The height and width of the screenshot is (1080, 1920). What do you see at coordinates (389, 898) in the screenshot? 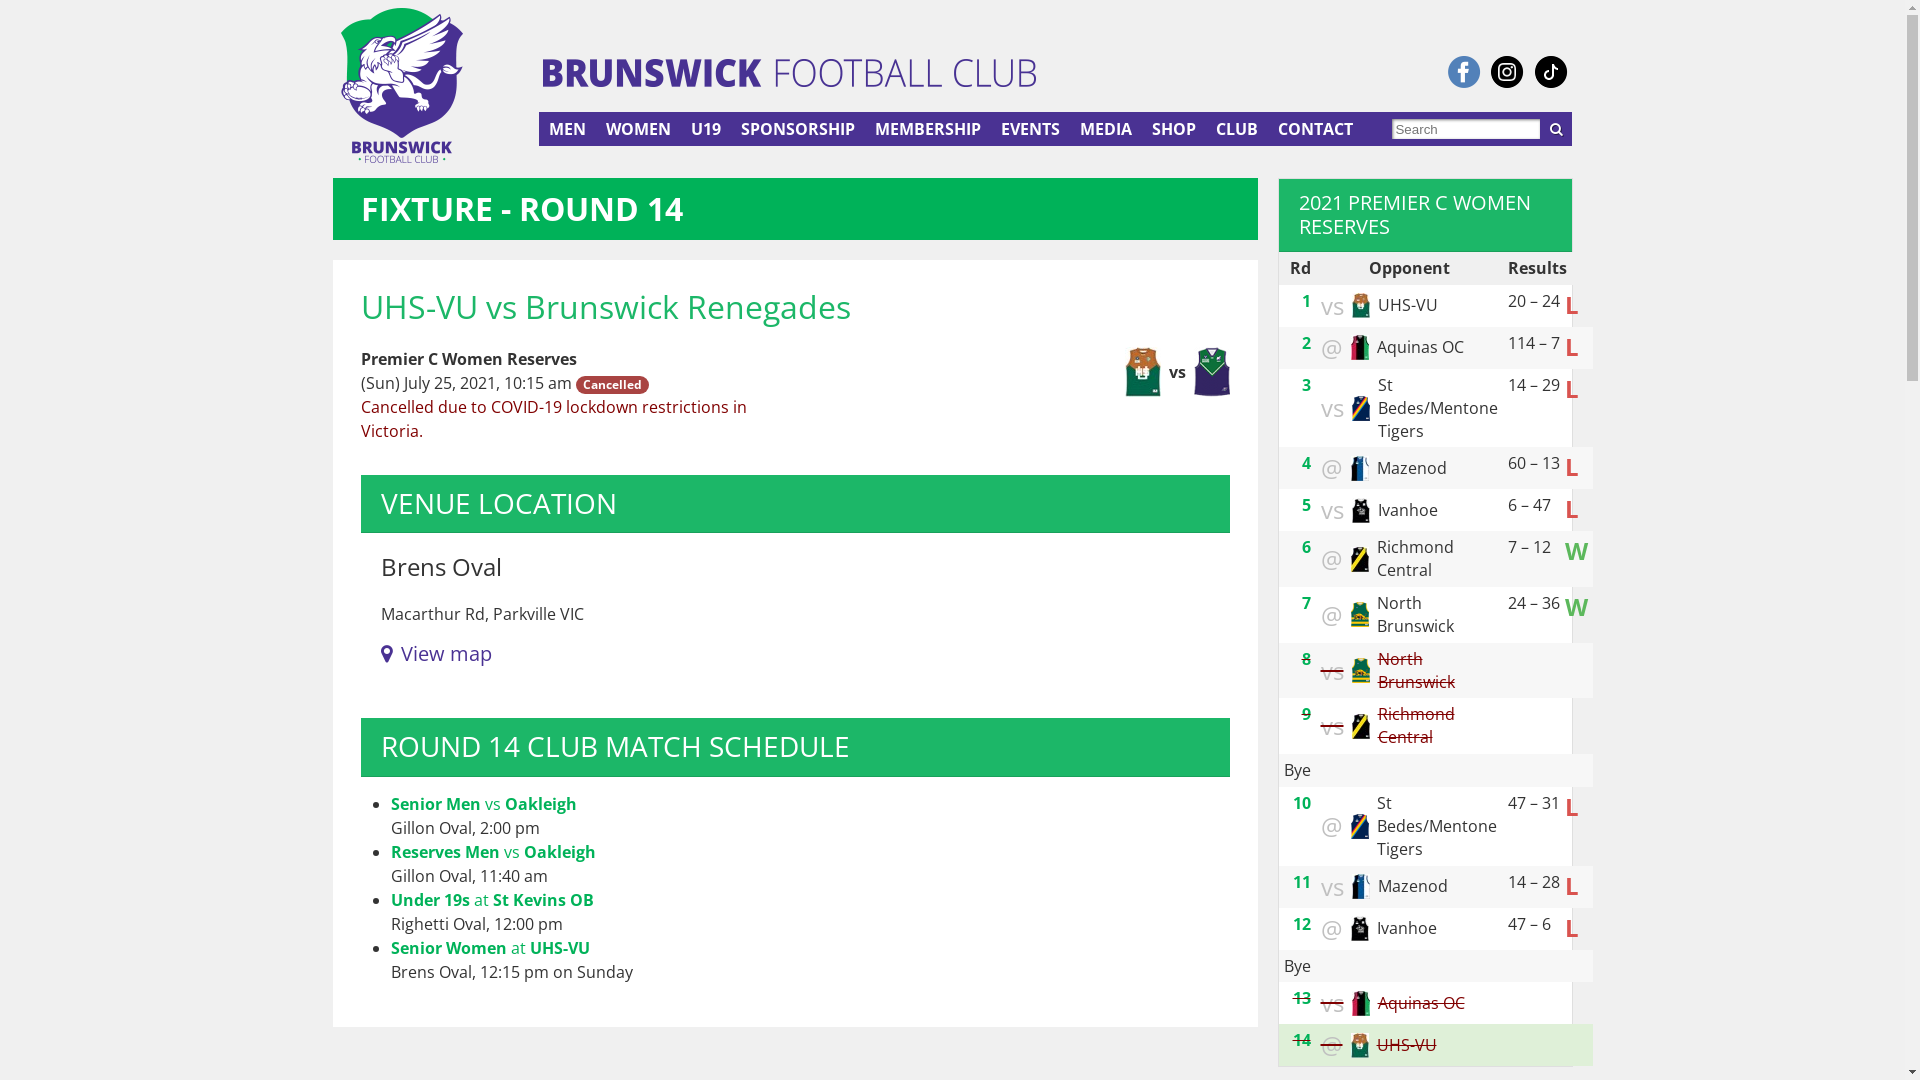
I see `'Under 19s at St Kevins OB'` at bounding box center [389, 898].